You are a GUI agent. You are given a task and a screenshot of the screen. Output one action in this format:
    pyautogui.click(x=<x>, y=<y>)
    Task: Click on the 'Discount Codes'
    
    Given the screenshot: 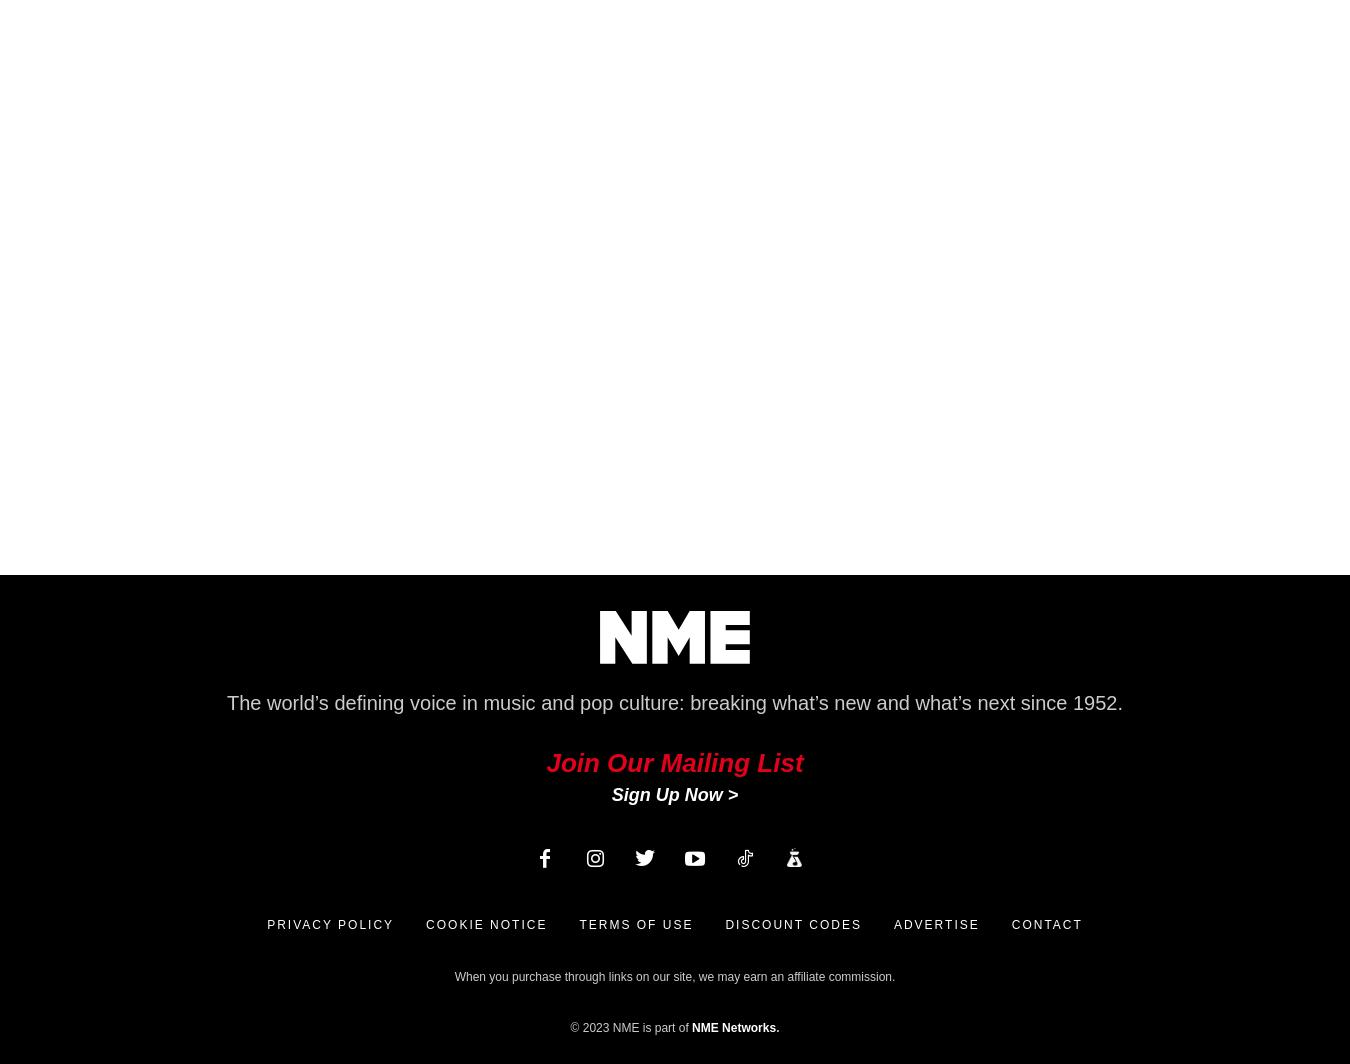 What is the action you would take?
    pyautogui.click(x=723, y=925)
    